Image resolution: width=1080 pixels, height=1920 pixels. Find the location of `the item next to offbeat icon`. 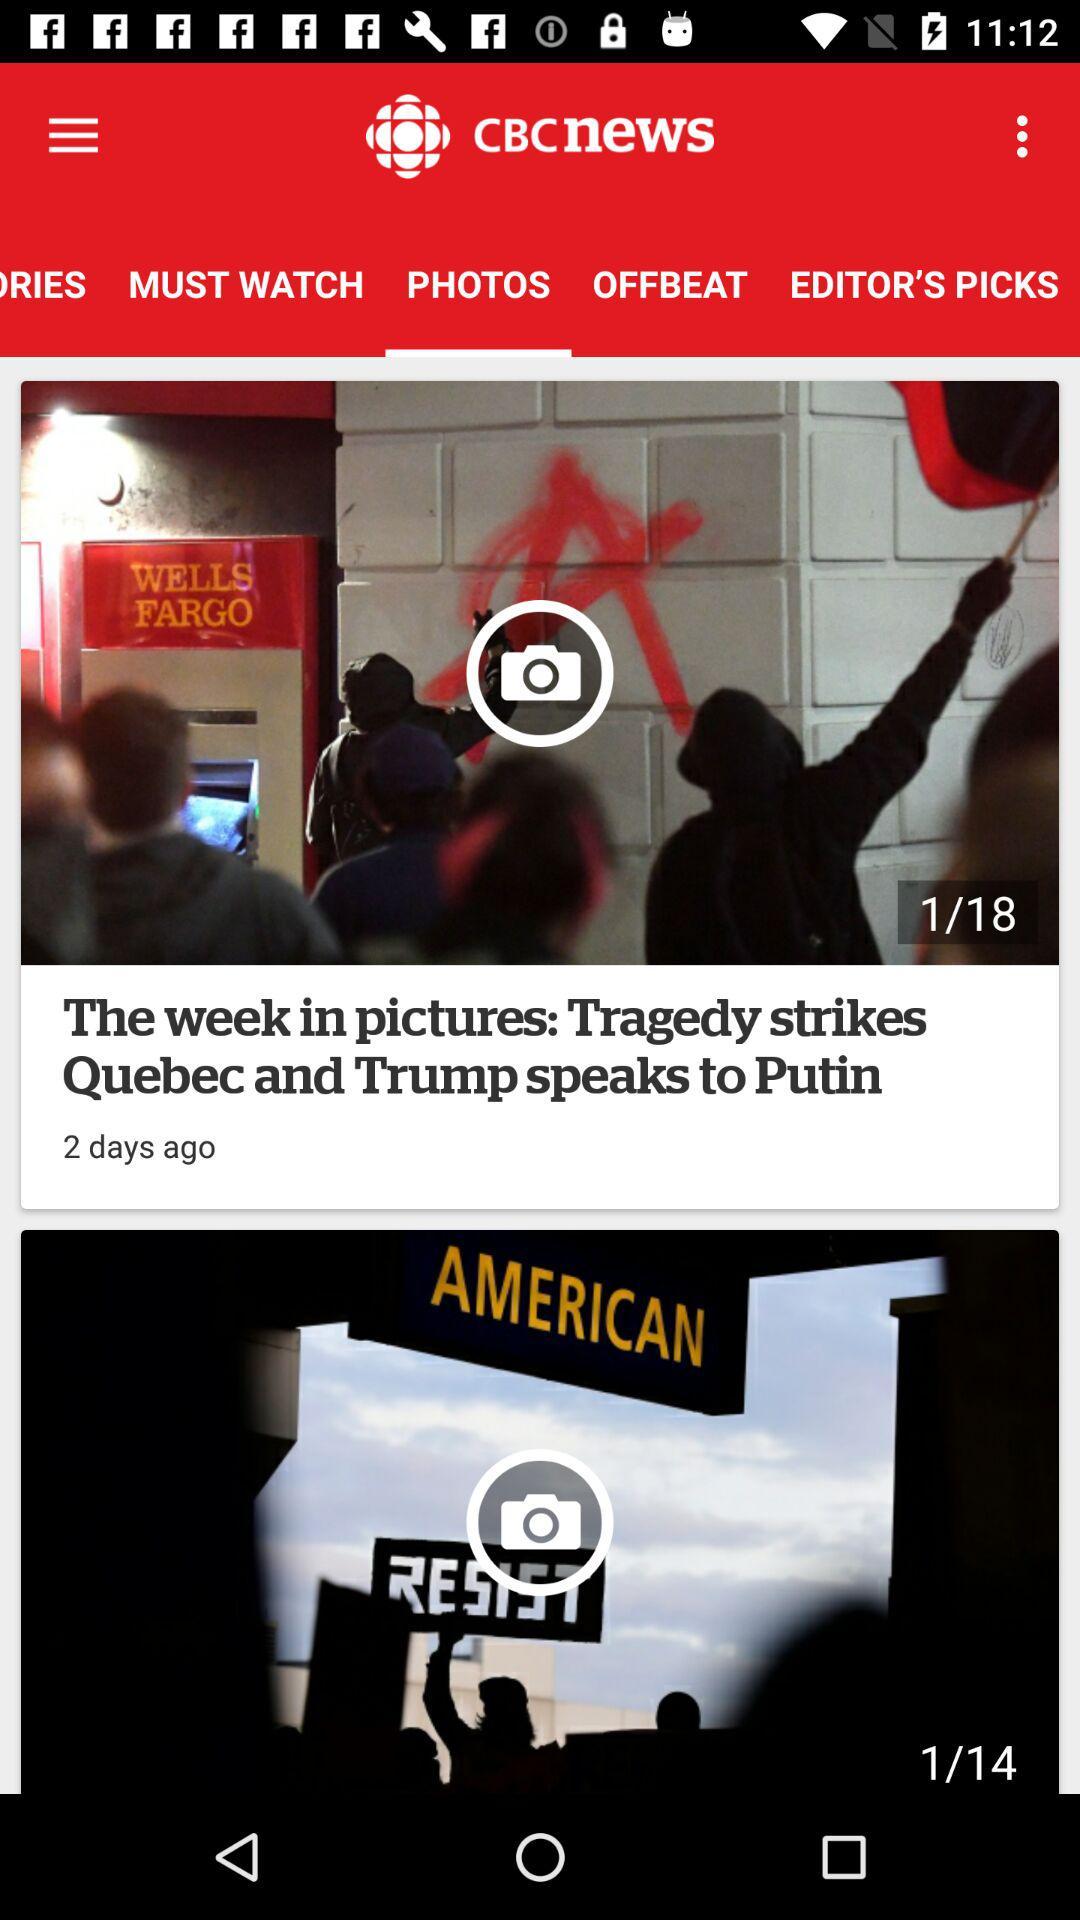

the item next to offbeat icon is located at coordinates (1027, 135).